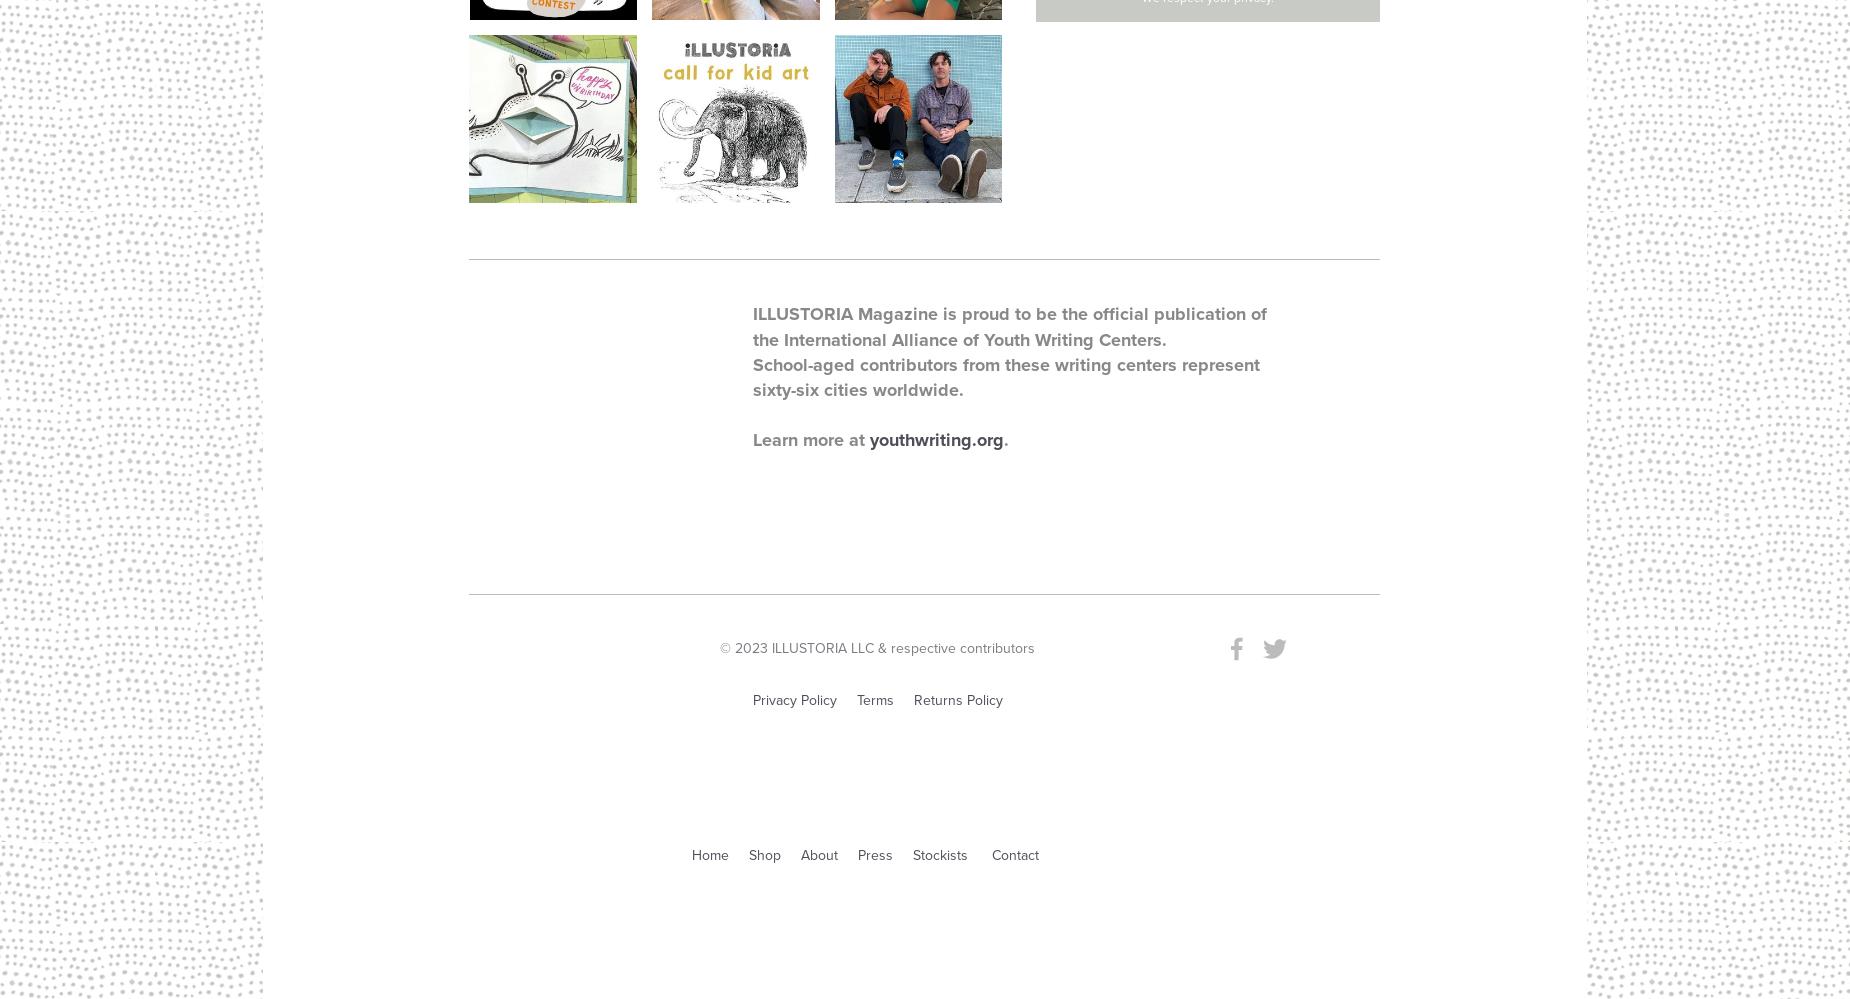  What do you see at coordinates (749, 854) in the screenshot?
I see `'Shop'` at bounding box center [749, 854].